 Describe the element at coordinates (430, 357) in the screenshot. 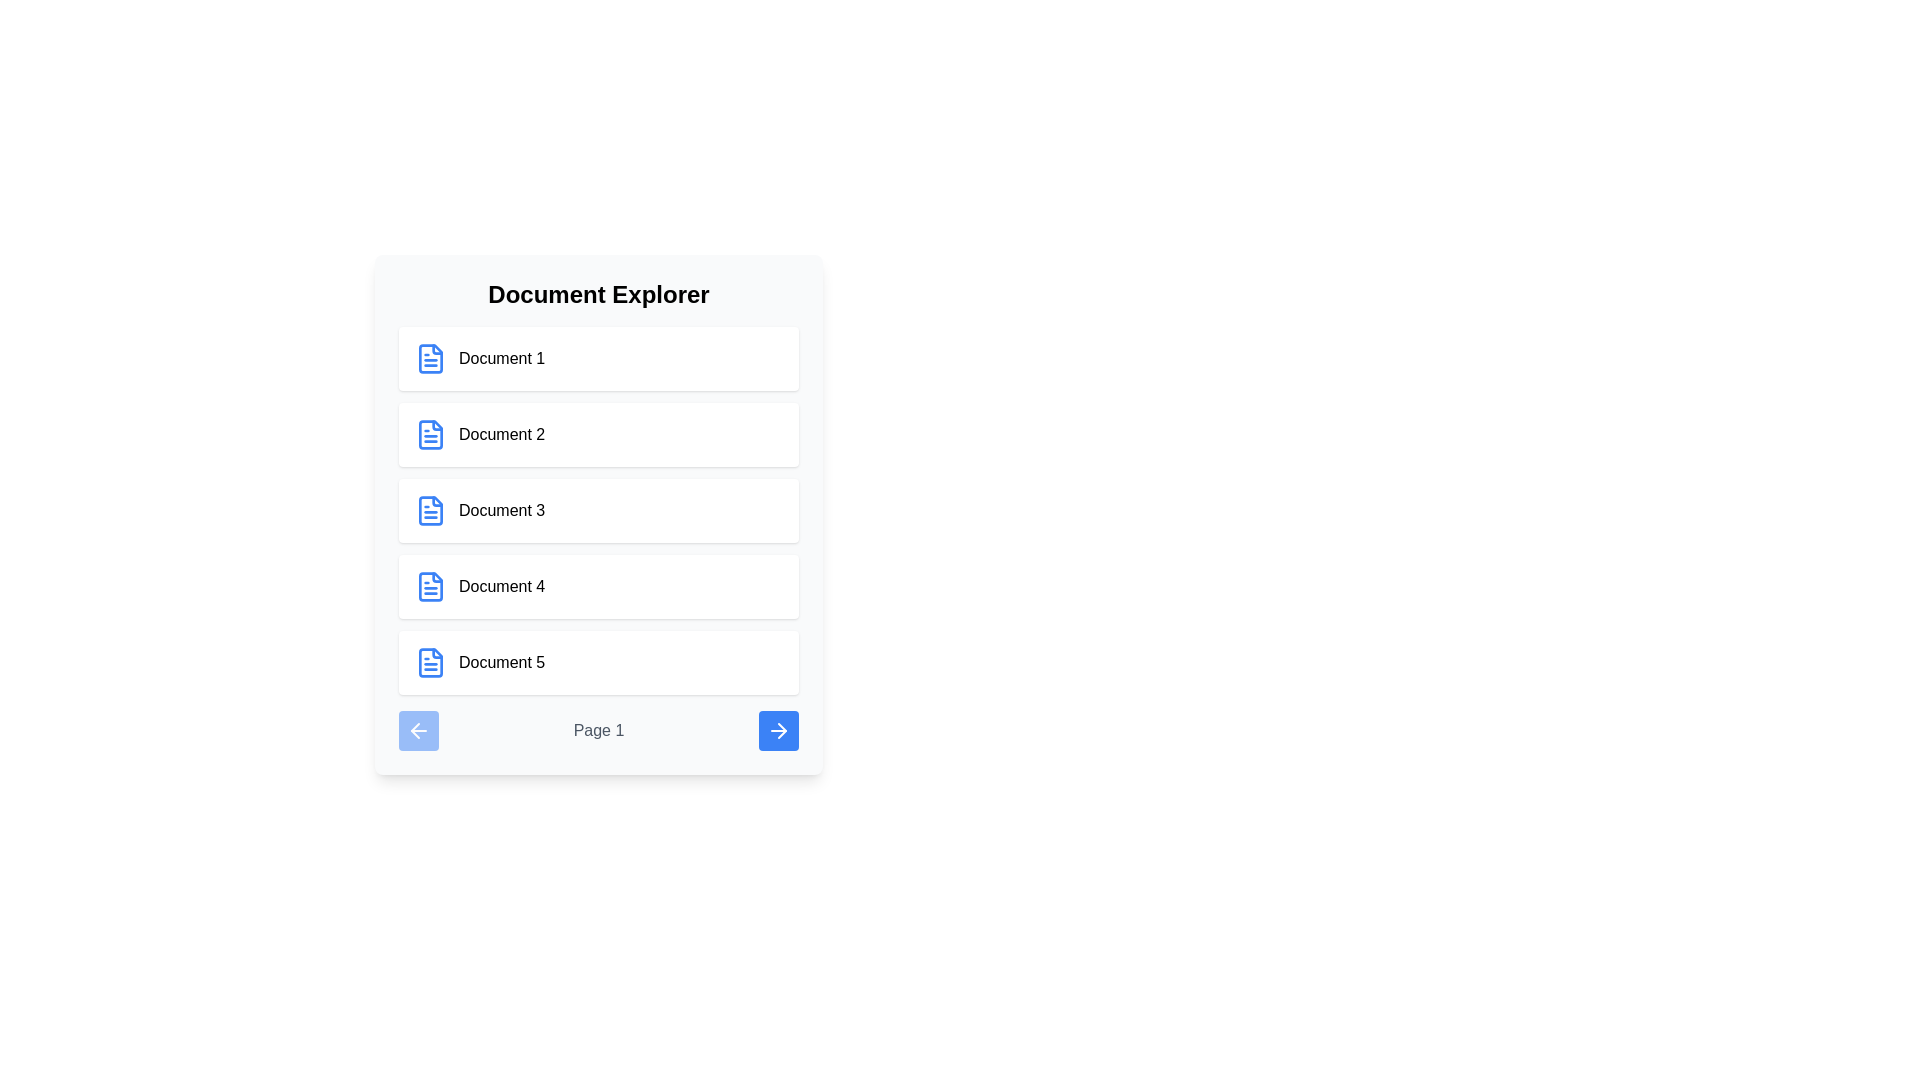

I see `the blue file icon with a document-like outline, which is the first icon in the 'Document Explorer' section corresponding to 'Document 1'` at that location.